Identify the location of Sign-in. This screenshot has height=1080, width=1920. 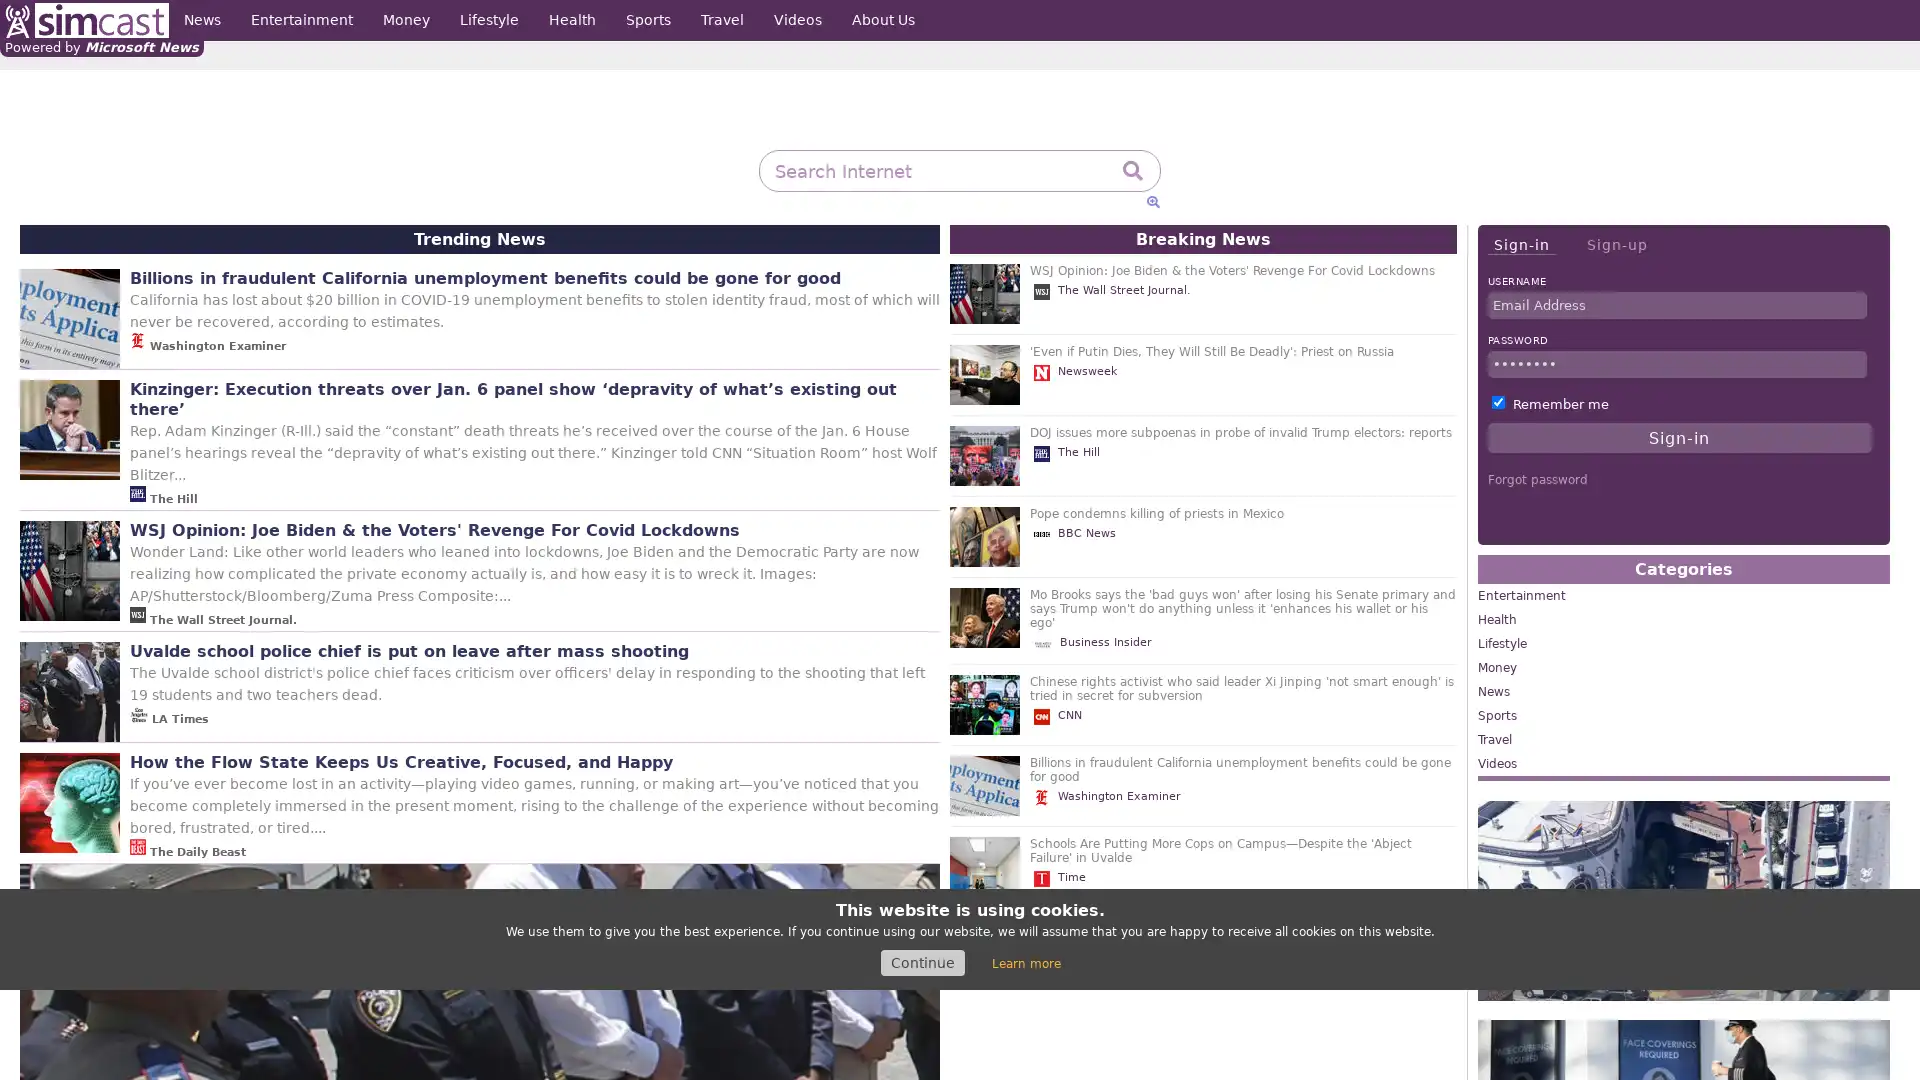
(1520, 244).